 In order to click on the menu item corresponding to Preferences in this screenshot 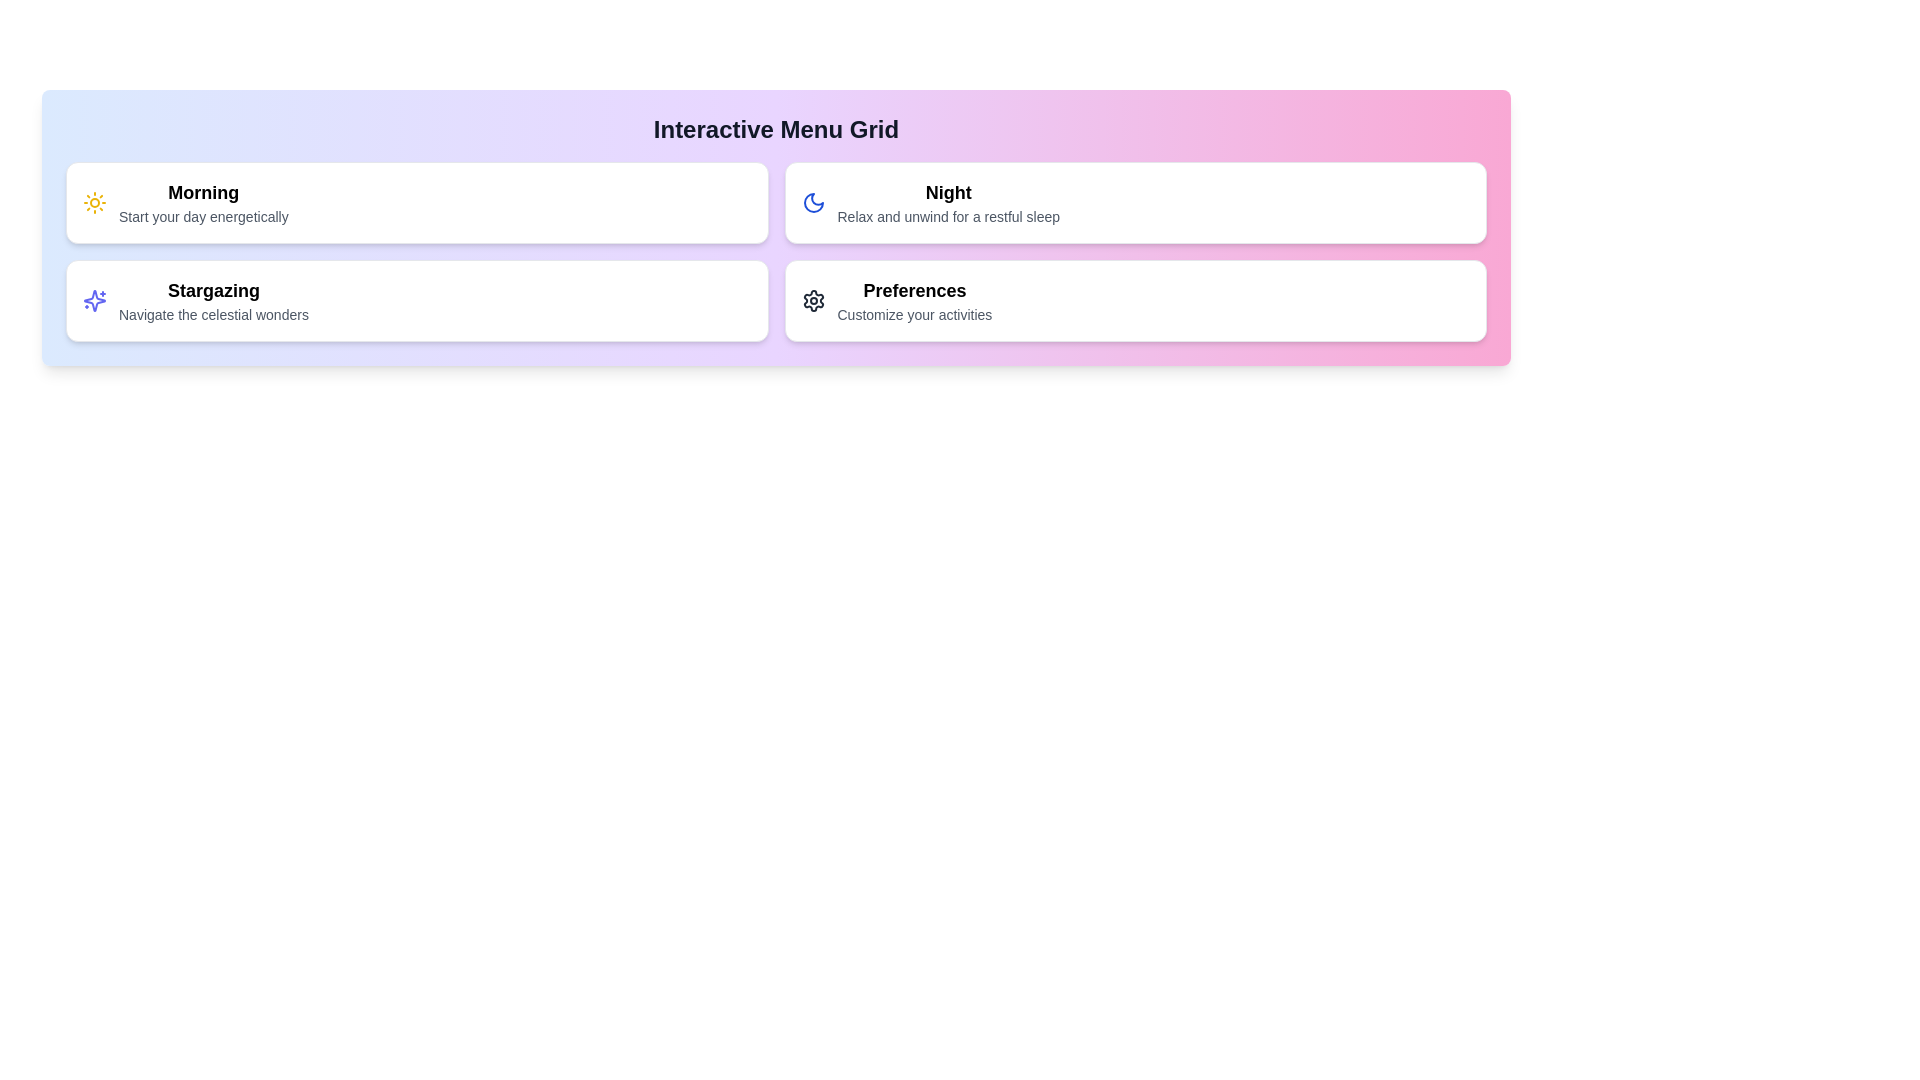, I will do `click(1135, 300)`.